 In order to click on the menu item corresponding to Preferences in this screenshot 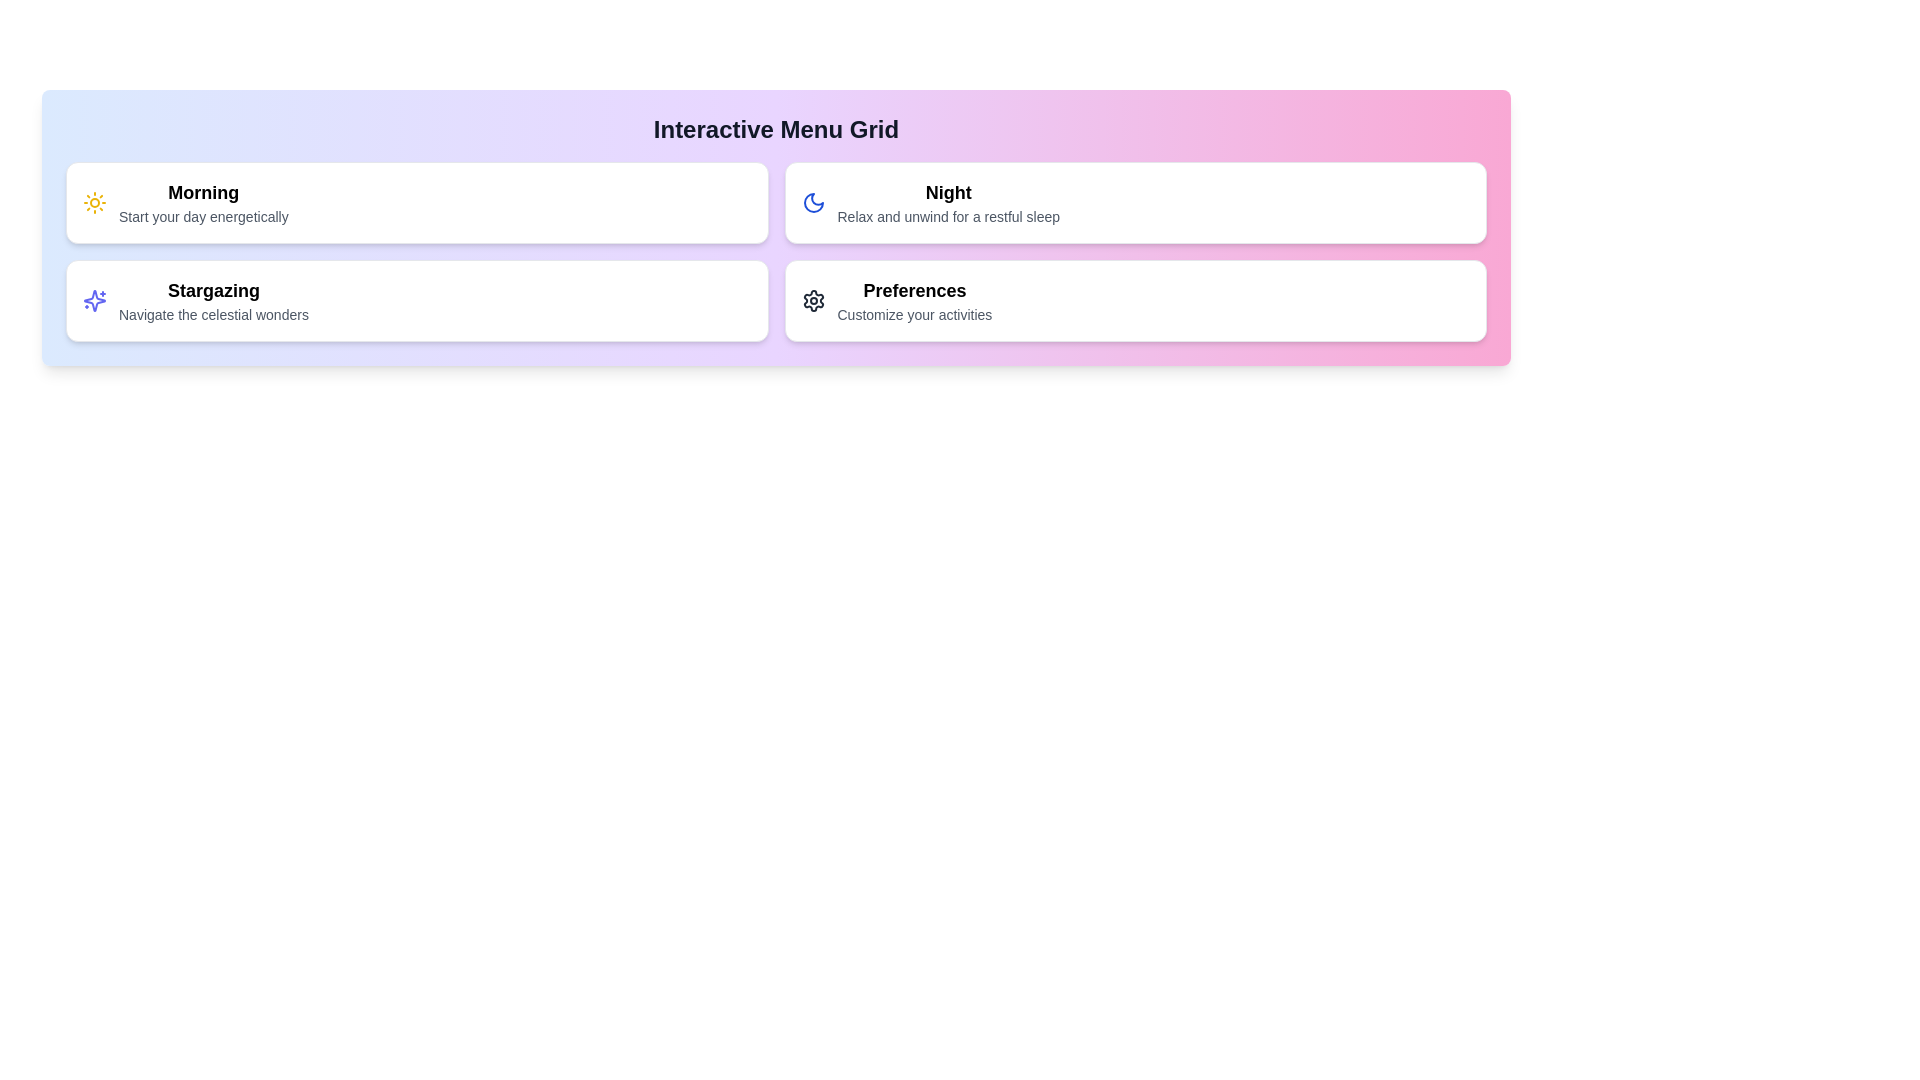, I will do `click(1135, 300)`.